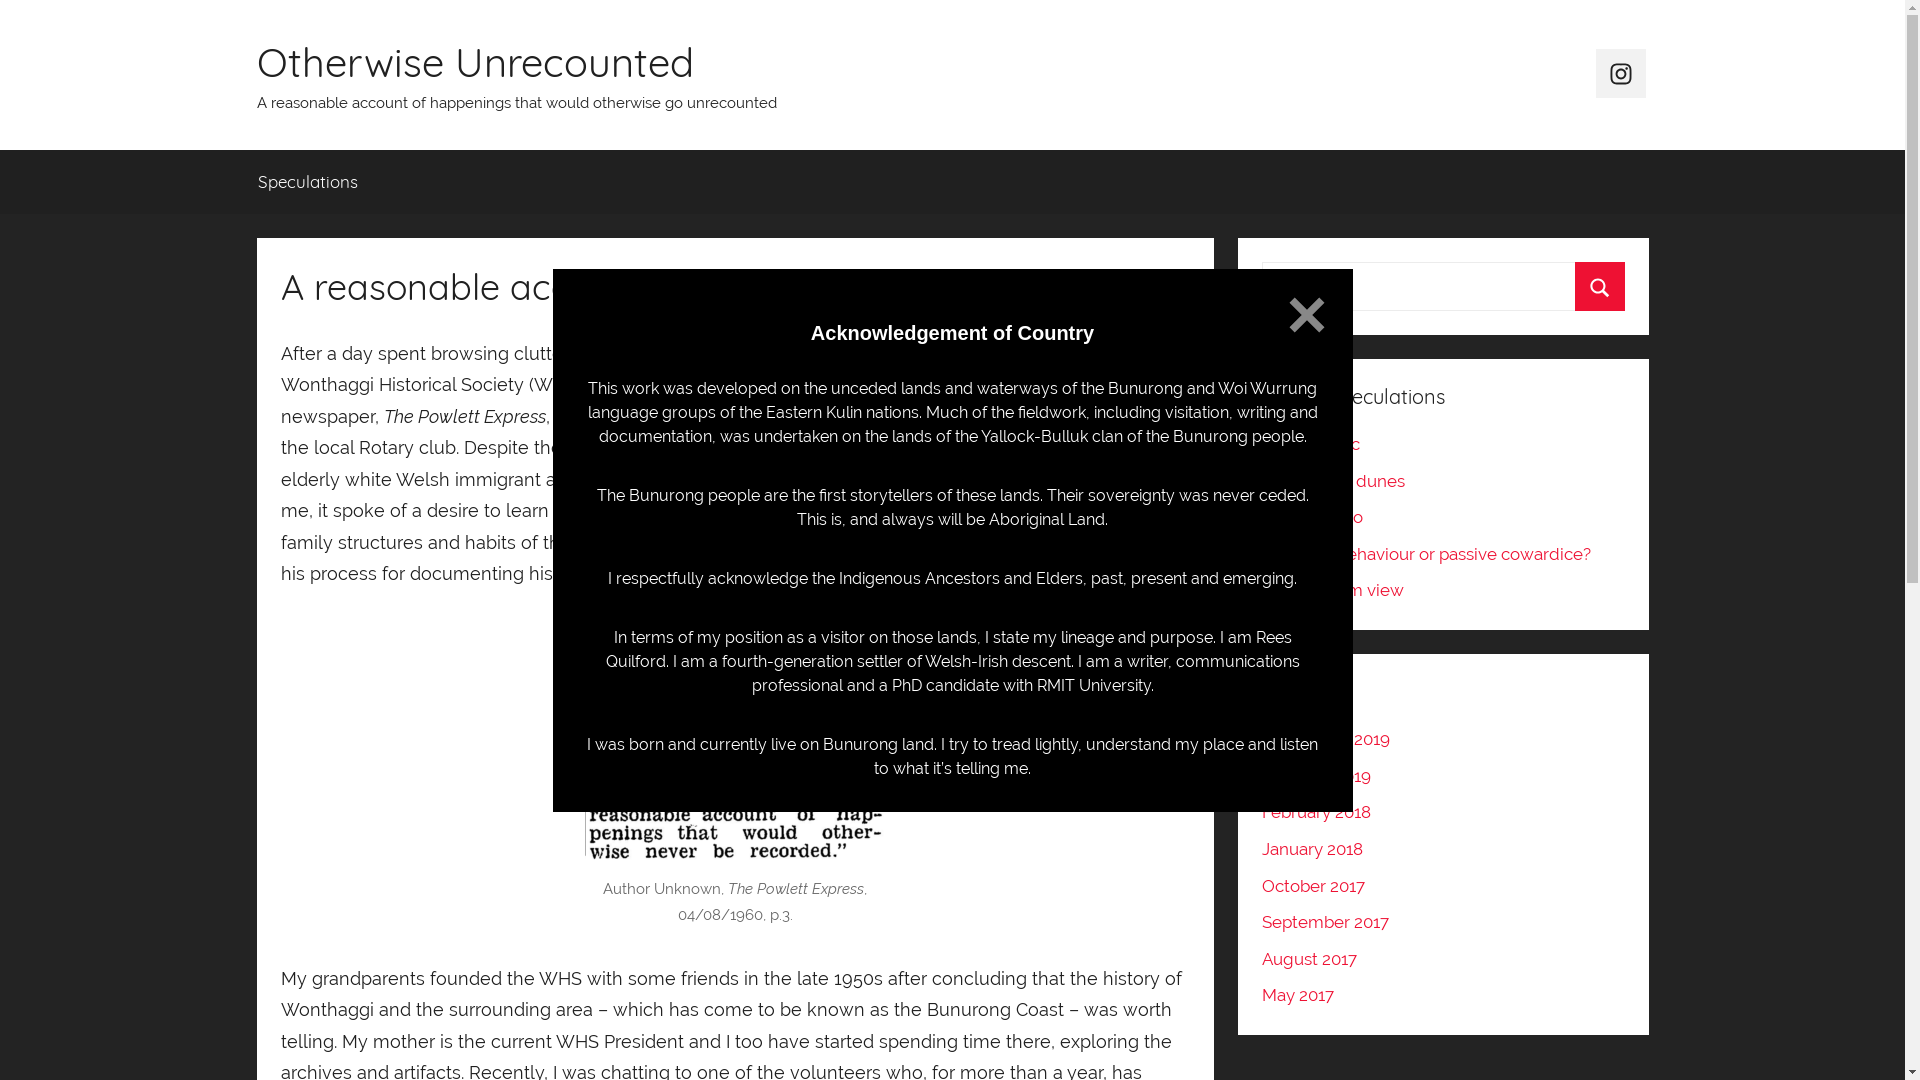 This screenshot has width=1920, height=1080. I want to click on 'February 2018', so click(1316, 812).